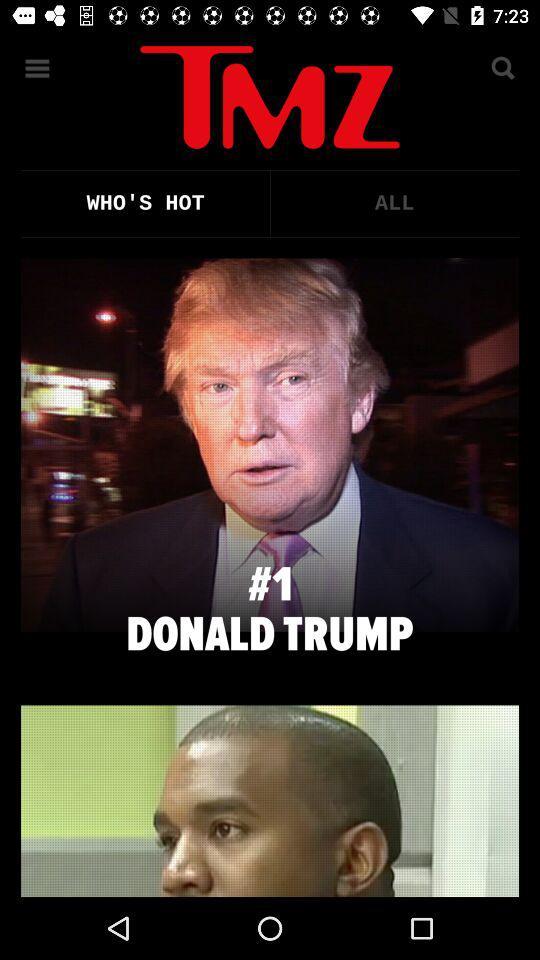  What do you see at coordinates (501, 68) in the screenshot?
I see `the search icon` at bounding box center [501, 68].